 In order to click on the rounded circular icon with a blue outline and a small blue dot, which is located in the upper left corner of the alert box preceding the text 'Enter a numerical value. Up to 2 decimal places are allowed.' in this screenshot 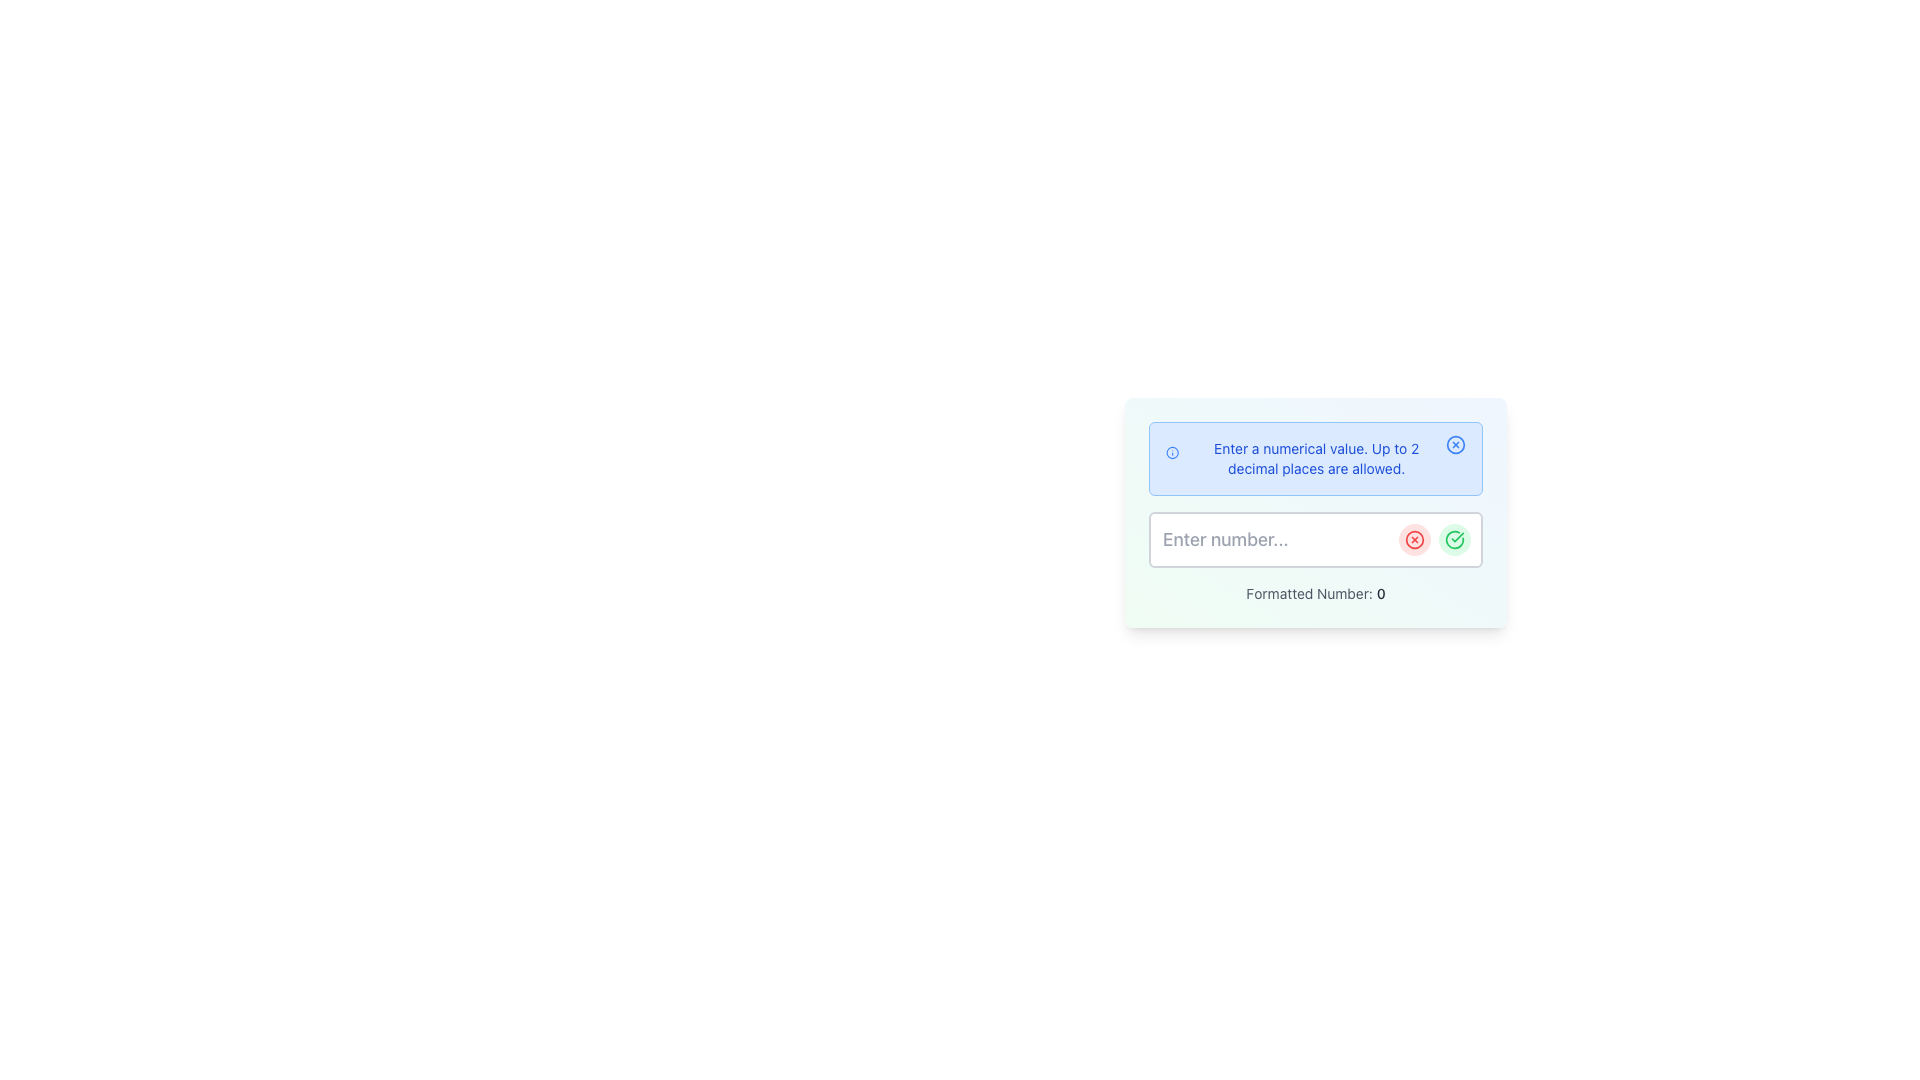, I will do `click(1172, 452)`.